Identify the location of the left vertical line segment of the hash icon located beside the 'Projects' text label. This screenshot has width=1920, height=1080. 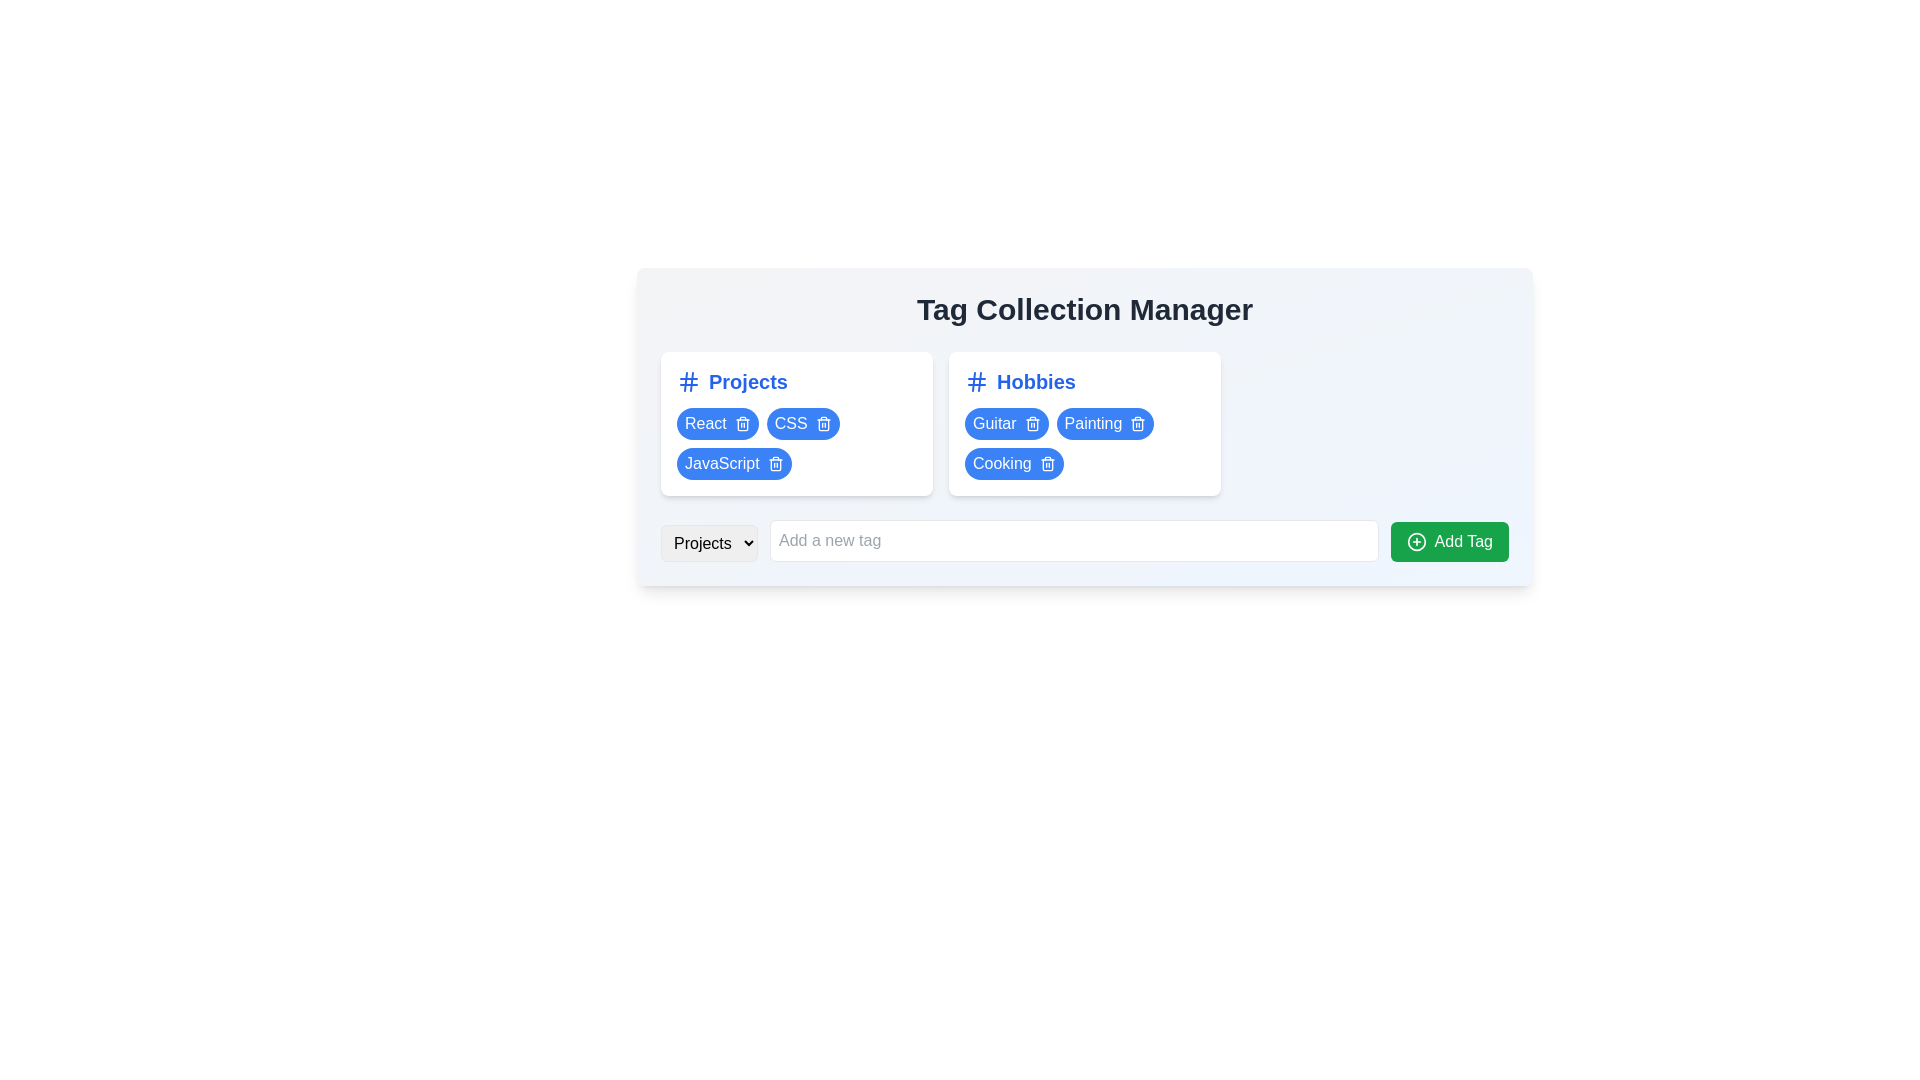
(686, 381).